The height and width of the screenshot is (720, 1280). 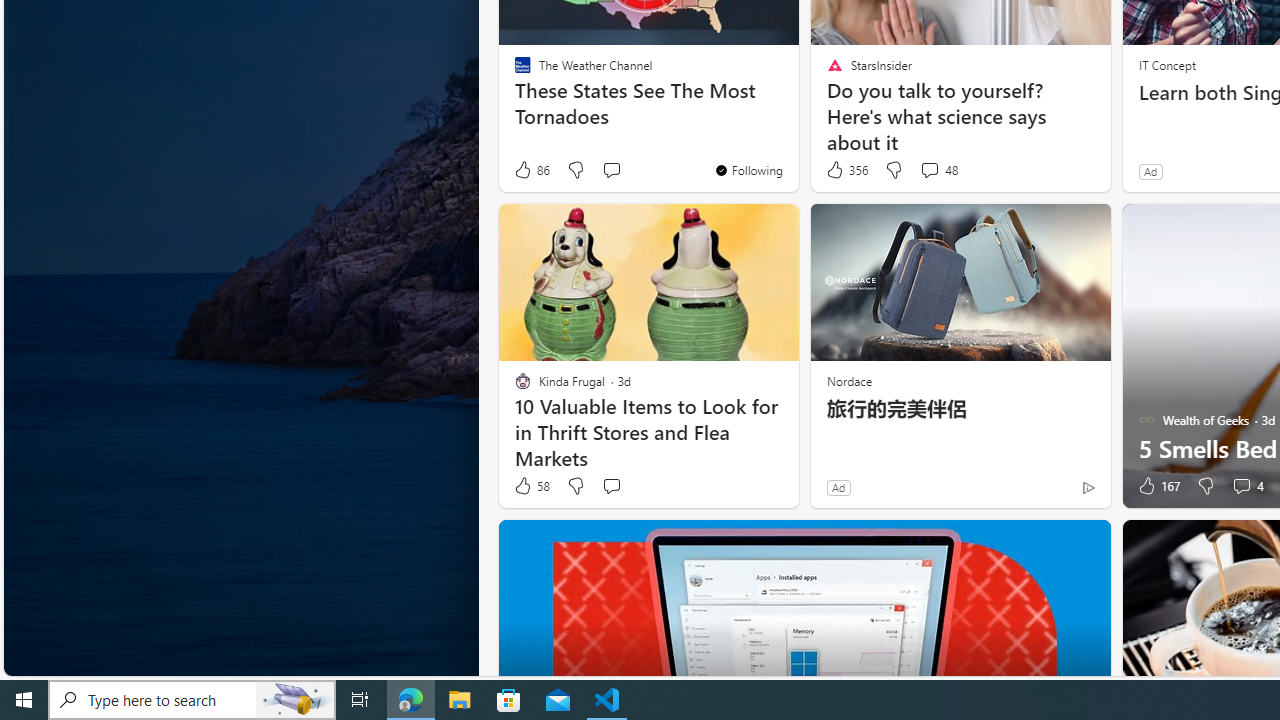 I want to click on 'Ad Choice', so click(x=1087, y=487).